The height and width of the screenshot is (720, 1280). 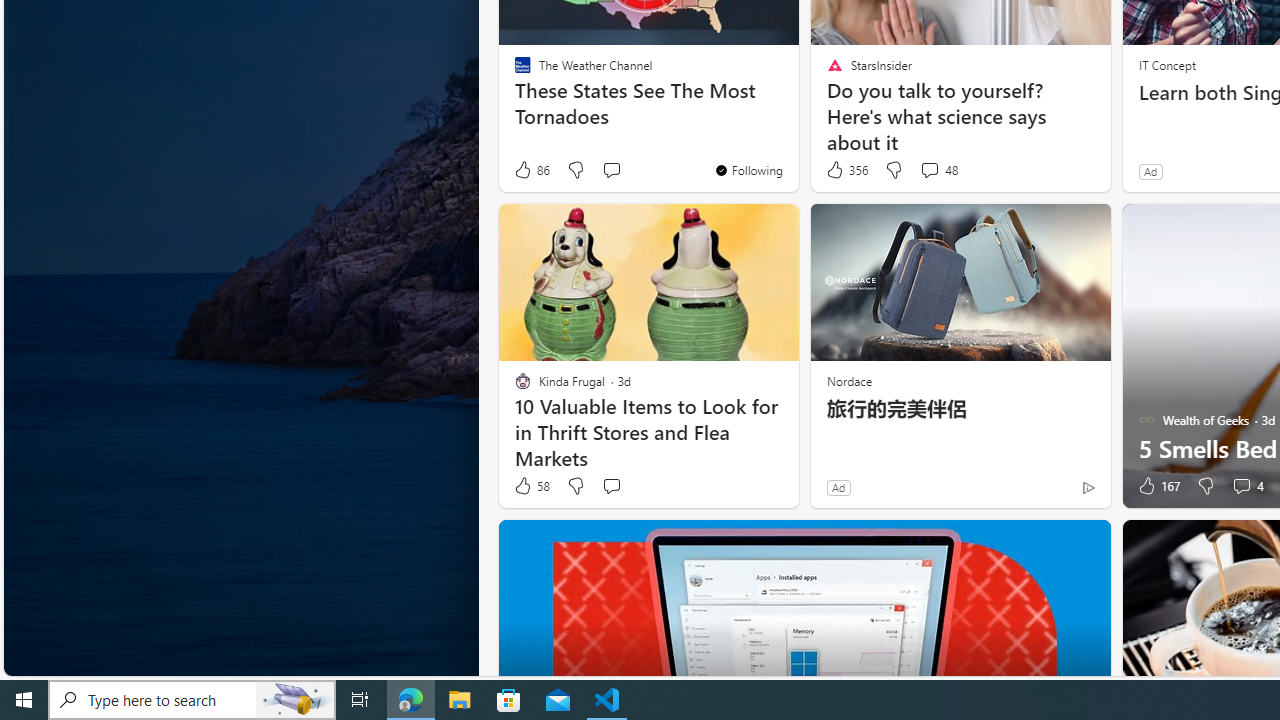 I want to click on 'Ad Choice', so click(x=1087, y=487).